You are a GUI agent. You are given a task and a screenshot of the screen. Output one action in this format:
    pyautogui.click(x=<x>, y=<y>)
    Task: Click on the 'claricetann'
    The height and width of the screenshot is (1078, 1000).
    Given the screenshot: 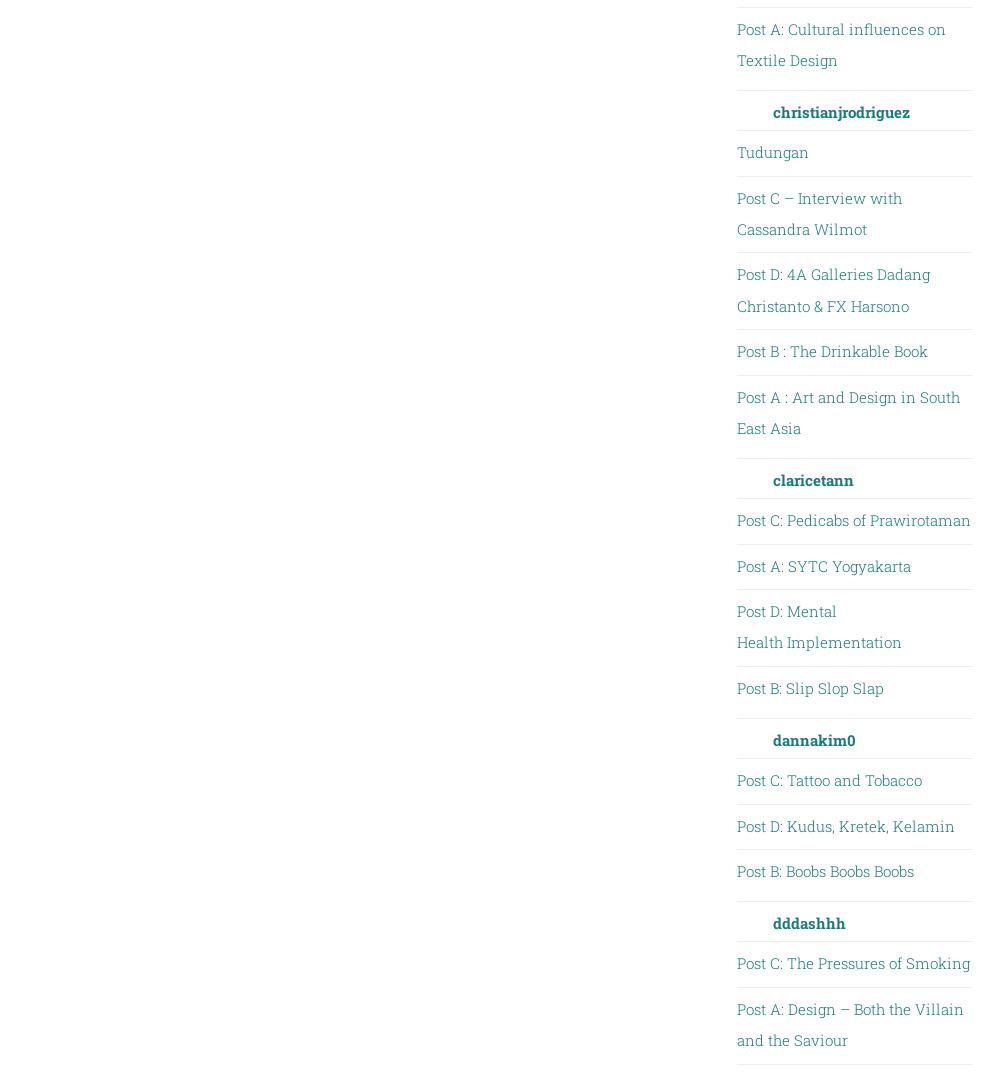 What is the action you would take?
    pyautogui.click(x=812, y=479)
    